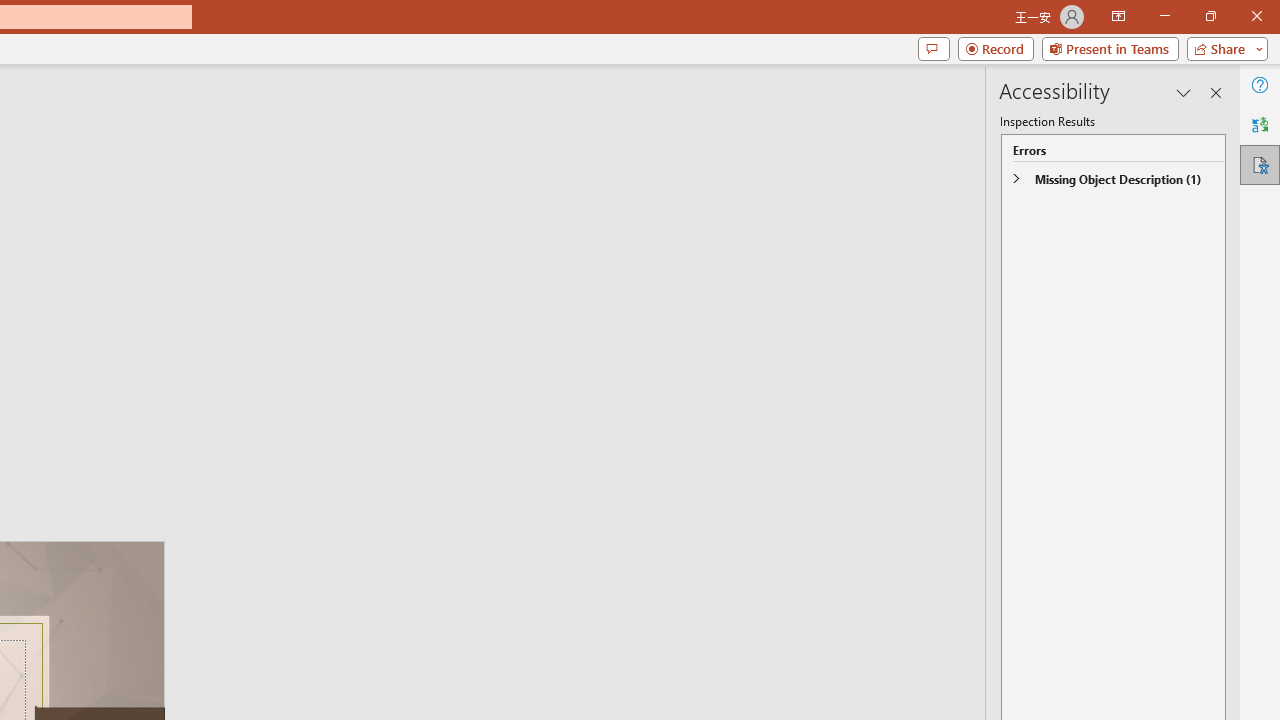 Image resolution: width=1280 pixels, height=720 pixels. What do you see at coordinates (1117, 16) in the screenshot?
I see `'Ribbon Display Options'` at bounding box center [1117, 16].